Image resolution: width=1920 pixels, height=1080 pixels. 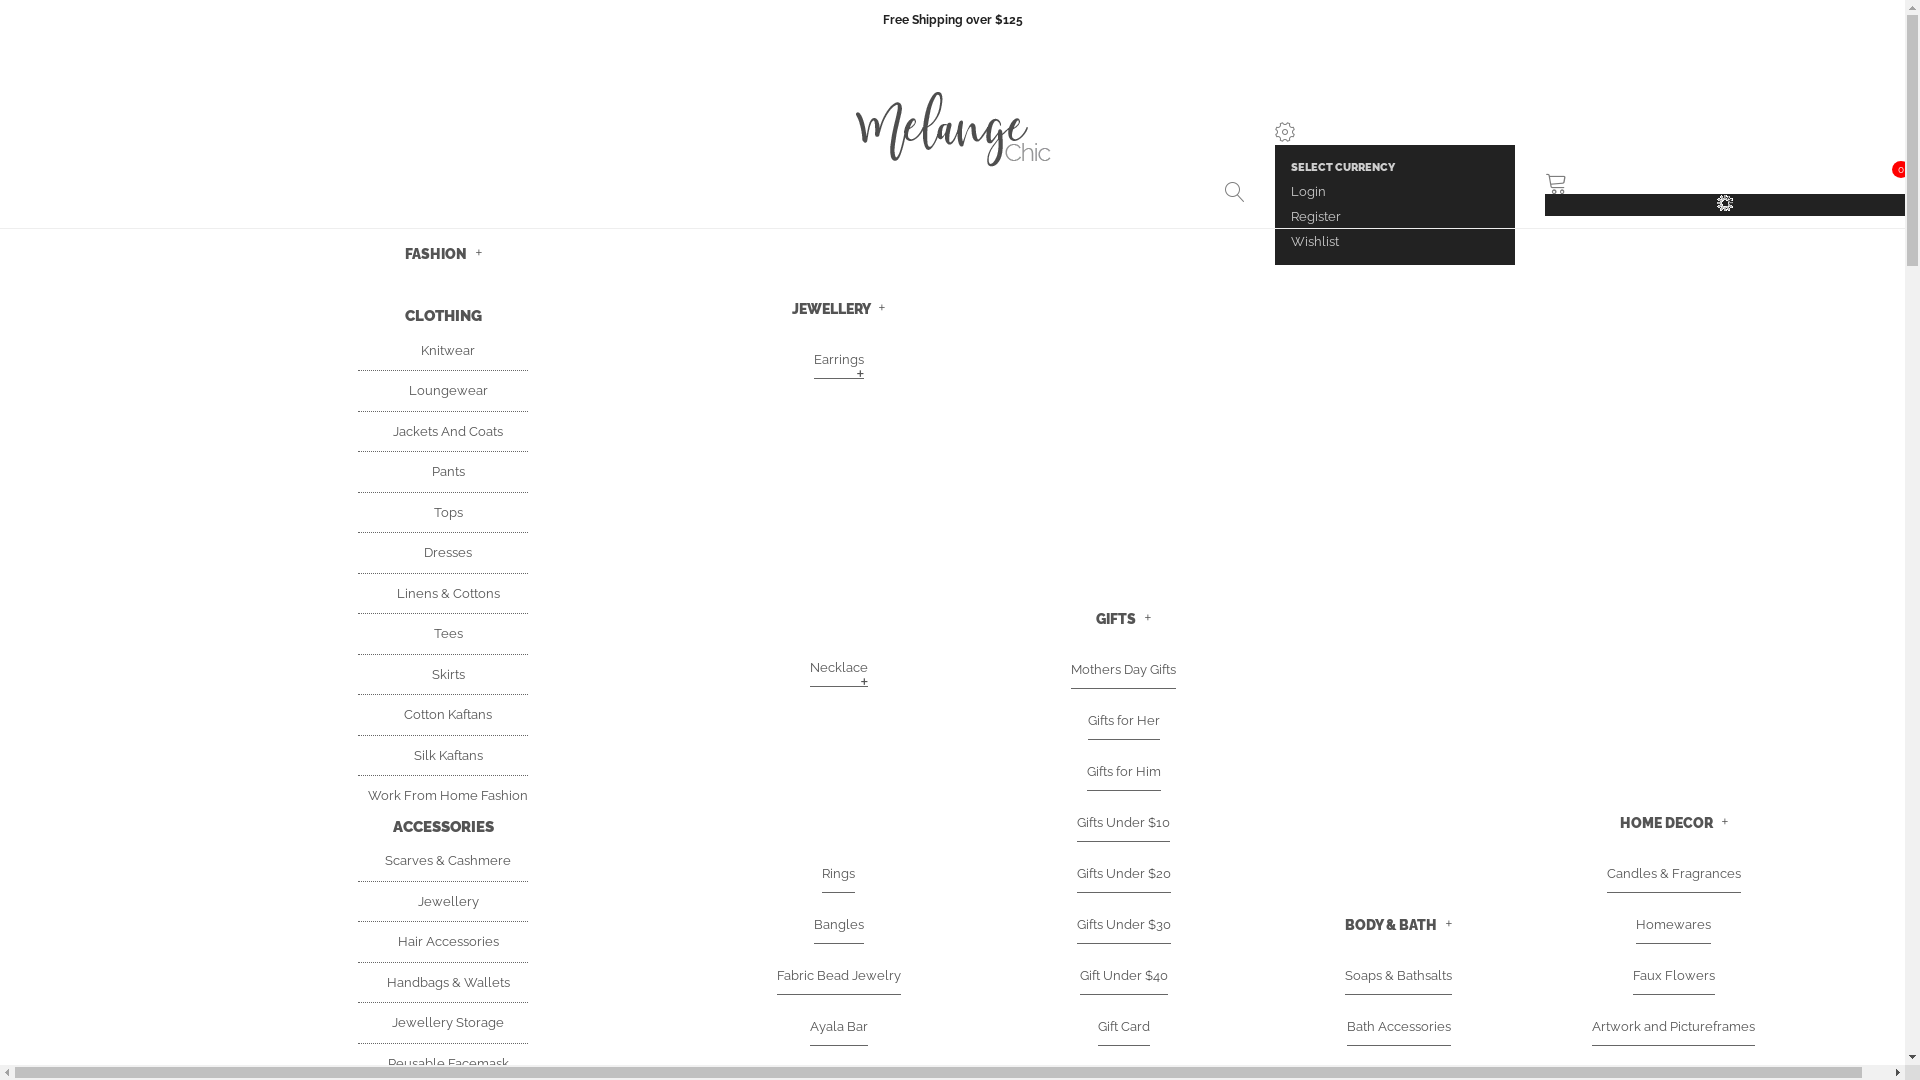 I want to click on 'Gift Card', so click(x=1123, y=1026).